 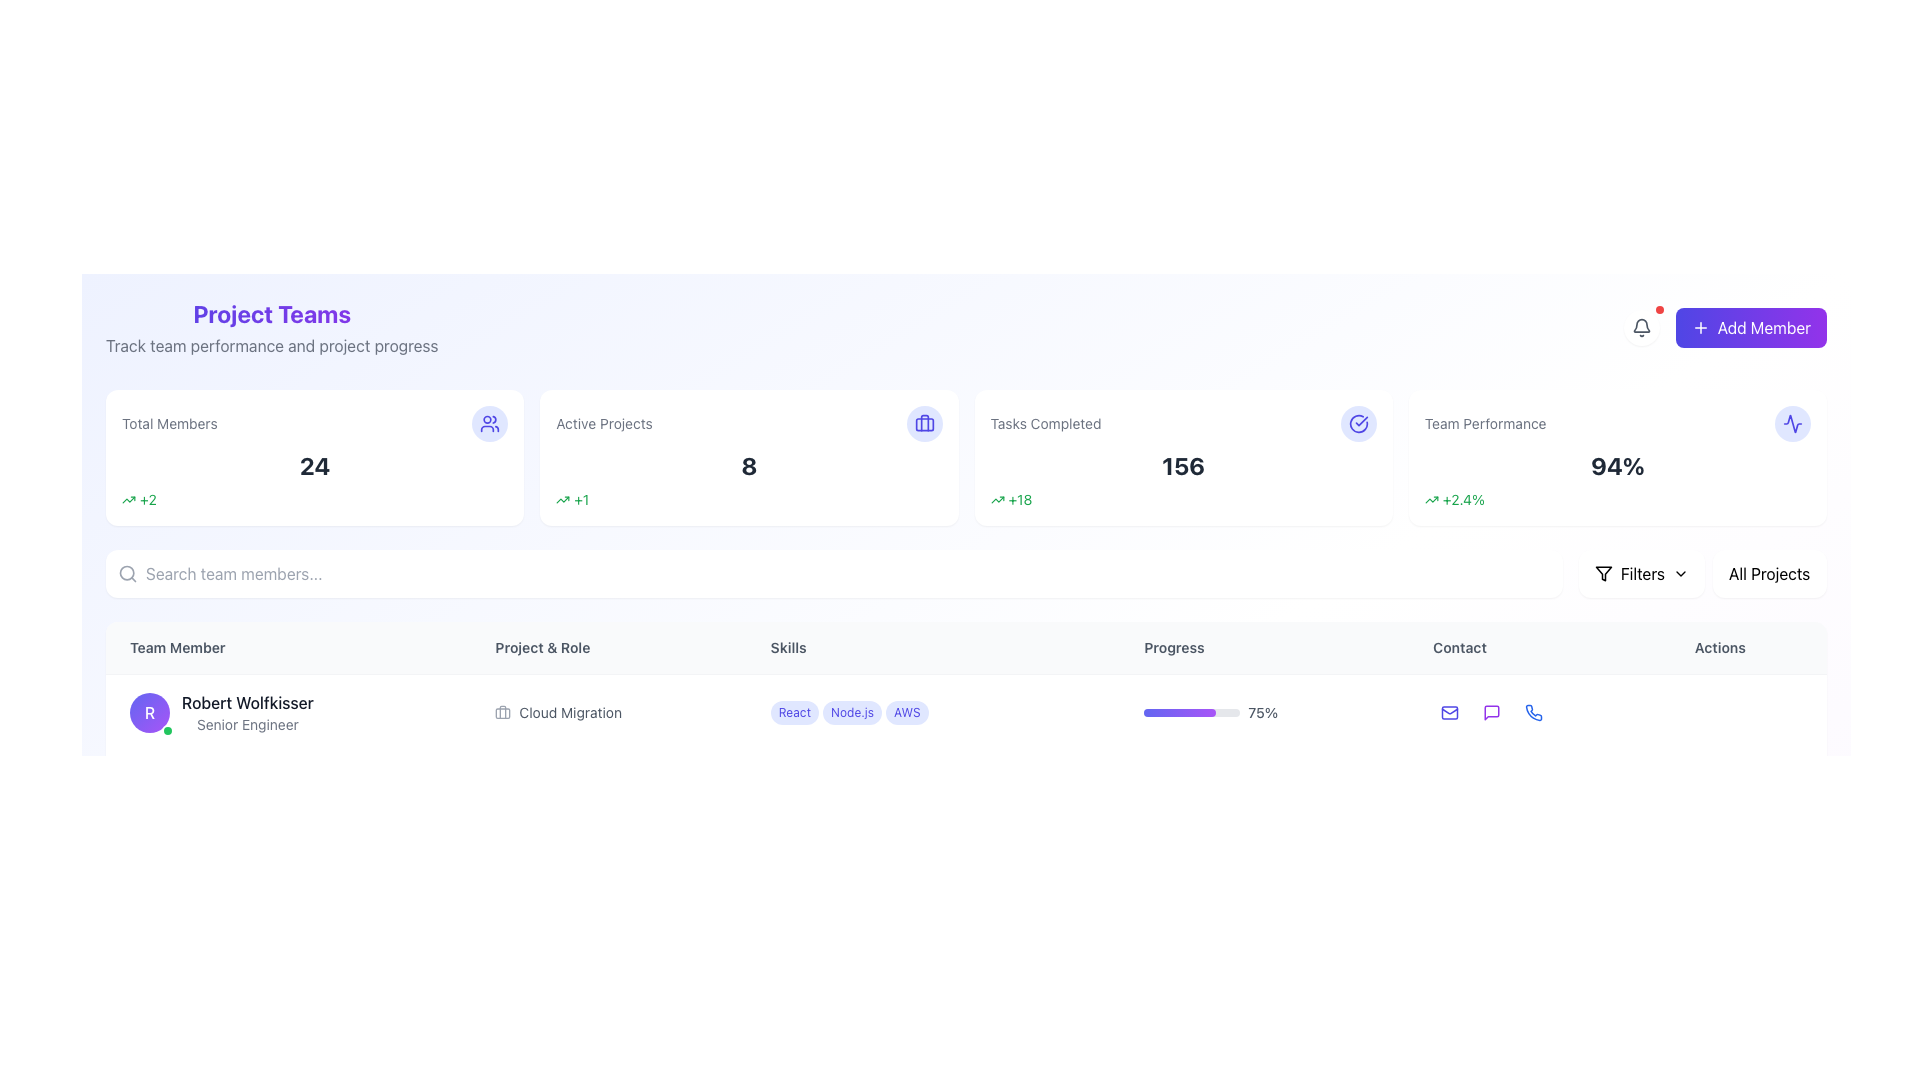 I want to click on the messaging/chat icon button located in the 'Contact' column for team member 'Robert Wolfkisser' to initiate a chat, so click(x=1492, y=712).